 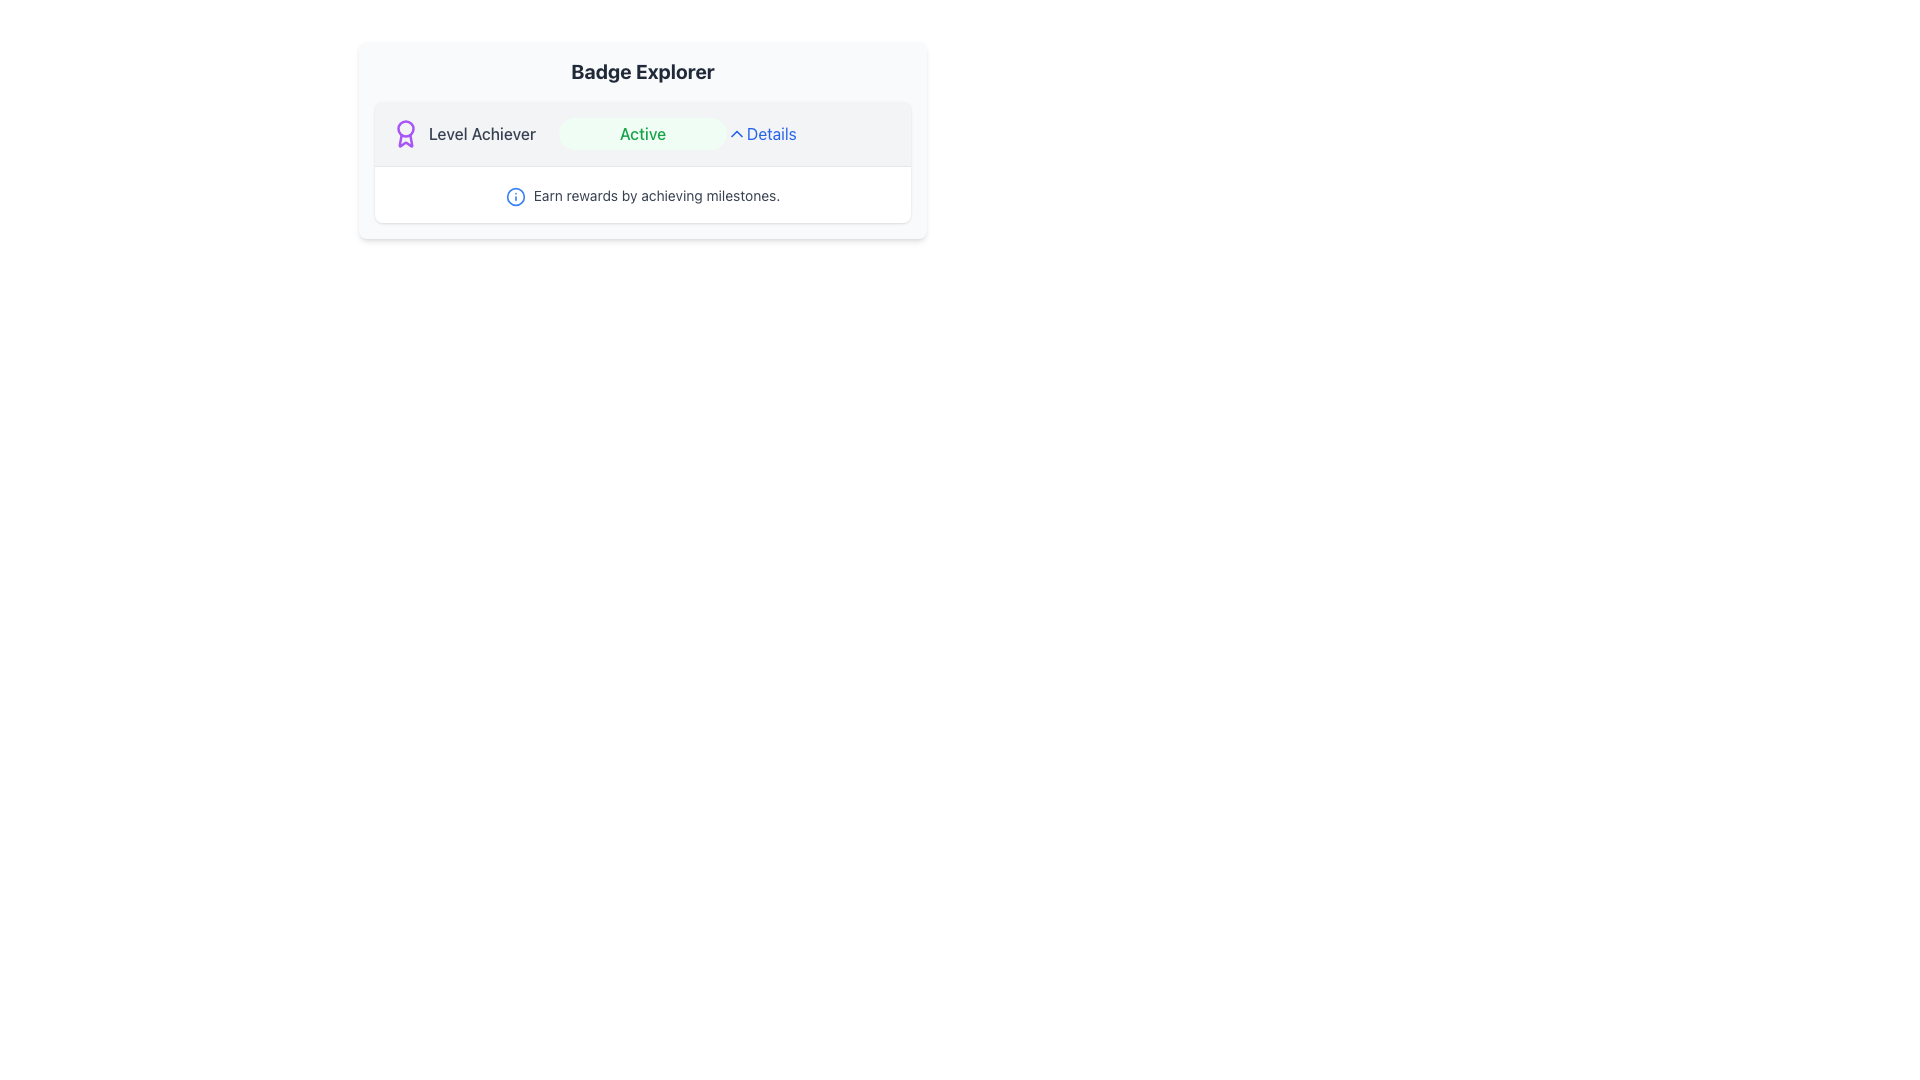 I want to click on the circular icon with a blue outline and a centered dot located under the 'Badge Explorer' header, to the left of the 'Earn rewards by achieving milestones' text, so click(x=515, y=196).